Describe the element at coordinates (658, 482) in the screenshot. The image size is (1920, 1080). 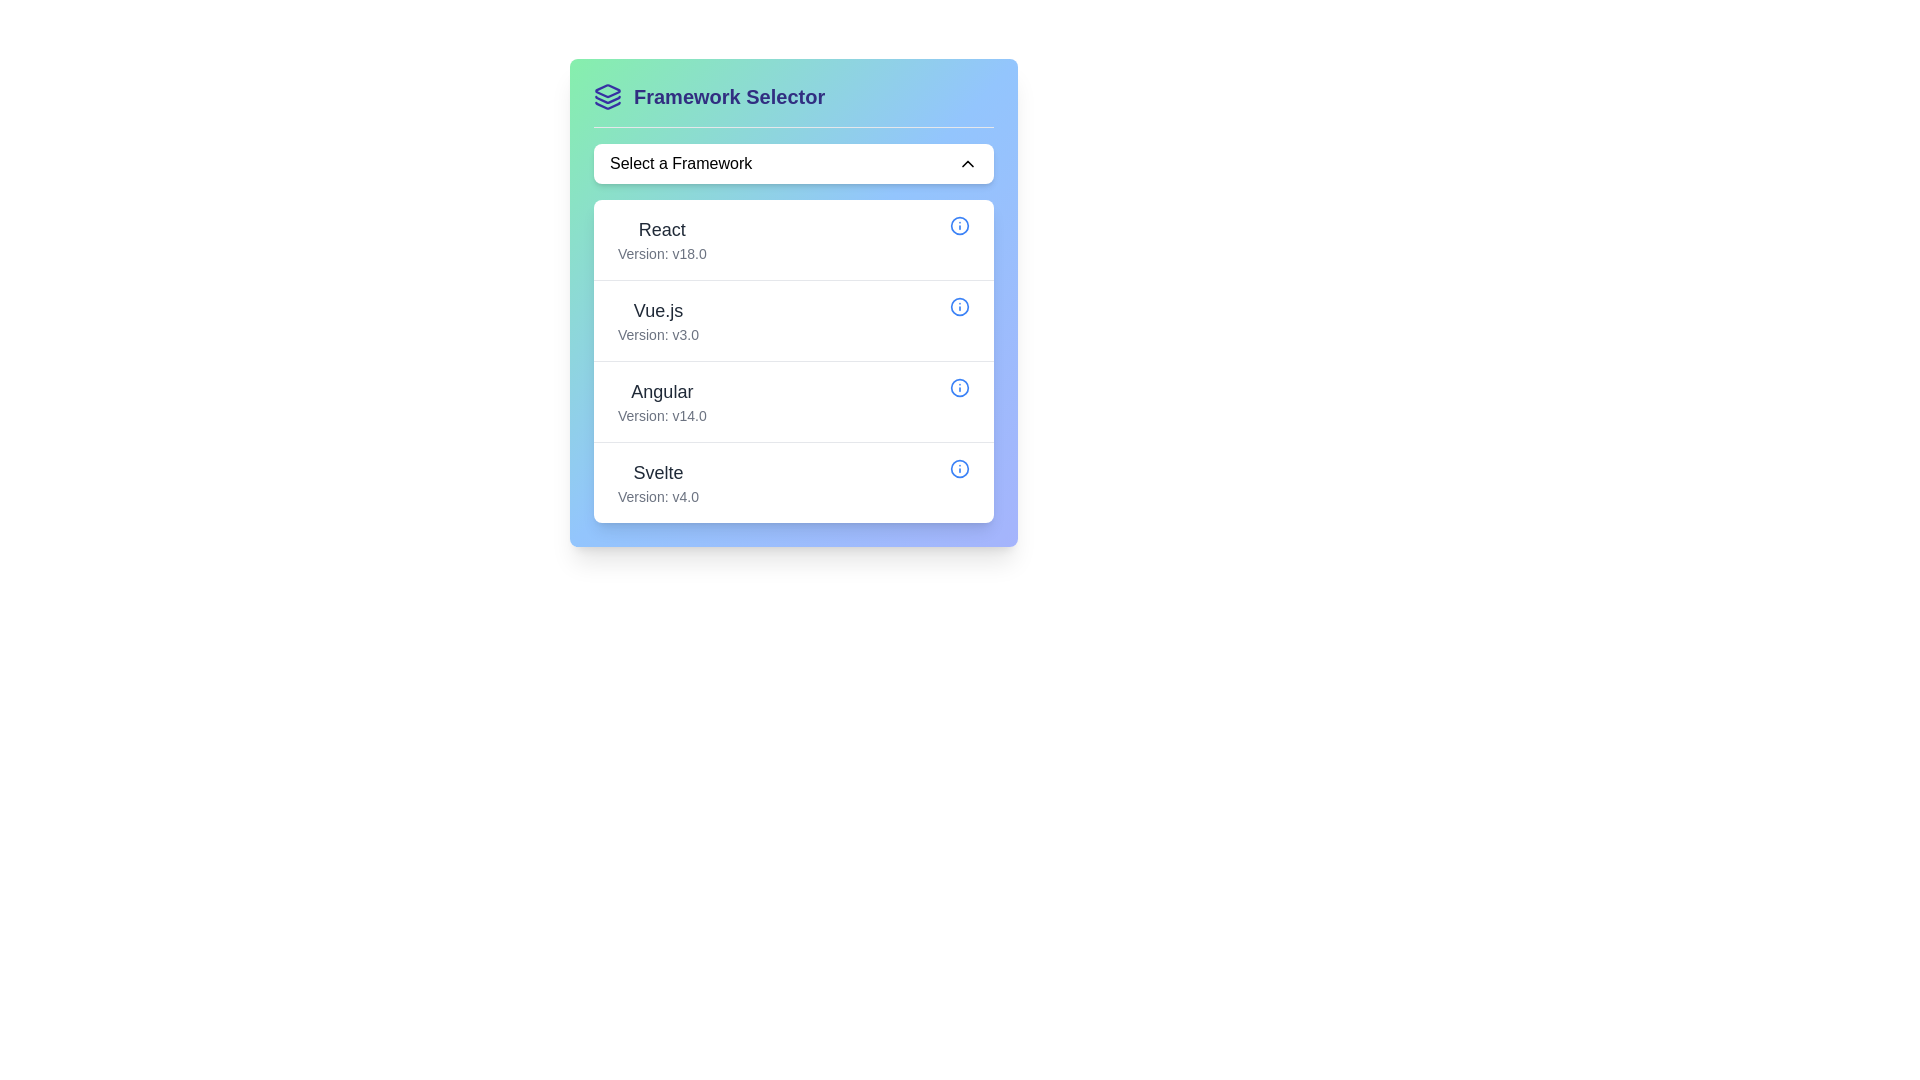
I see `the Svelte framework text block, which displays the name of the framework and its version information, located at the bottom of the 'Framework Selector' panel` at that location.